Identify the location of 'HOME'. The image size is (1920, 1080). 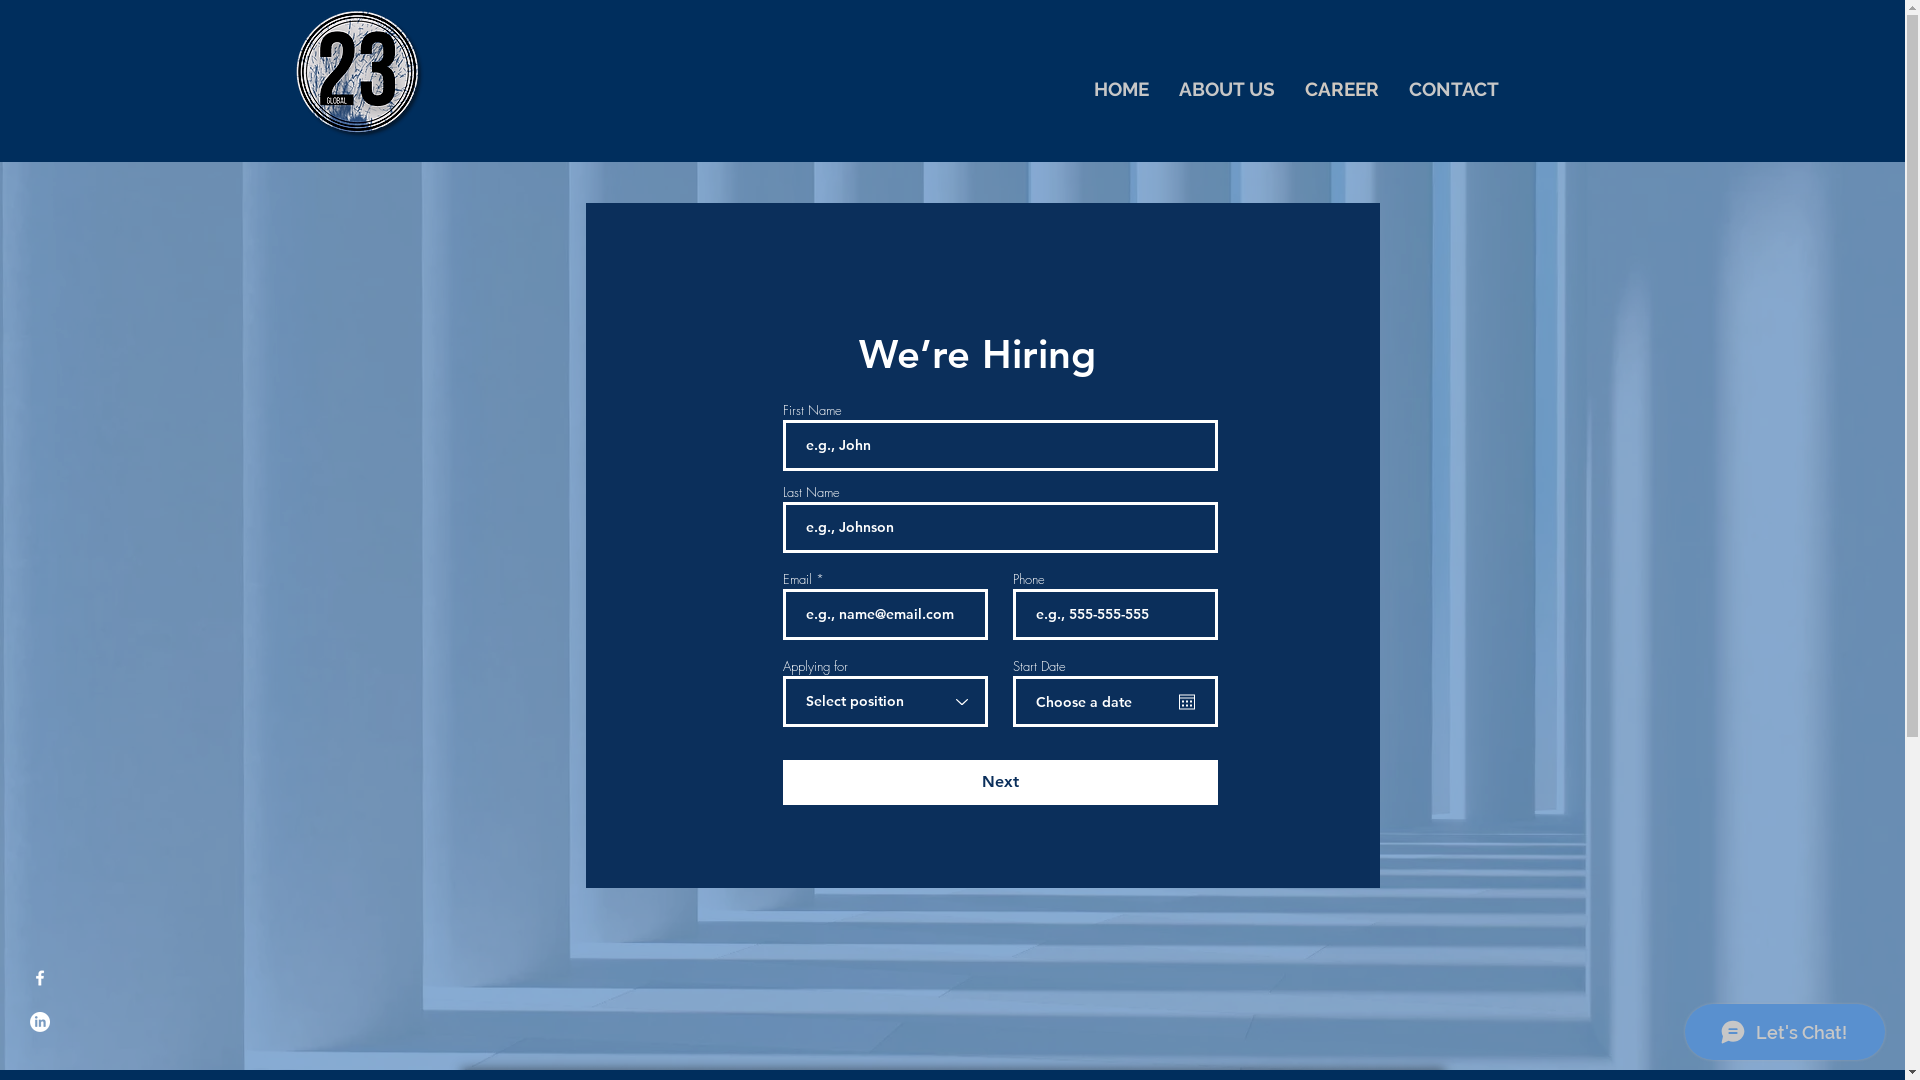
(1120, 87).